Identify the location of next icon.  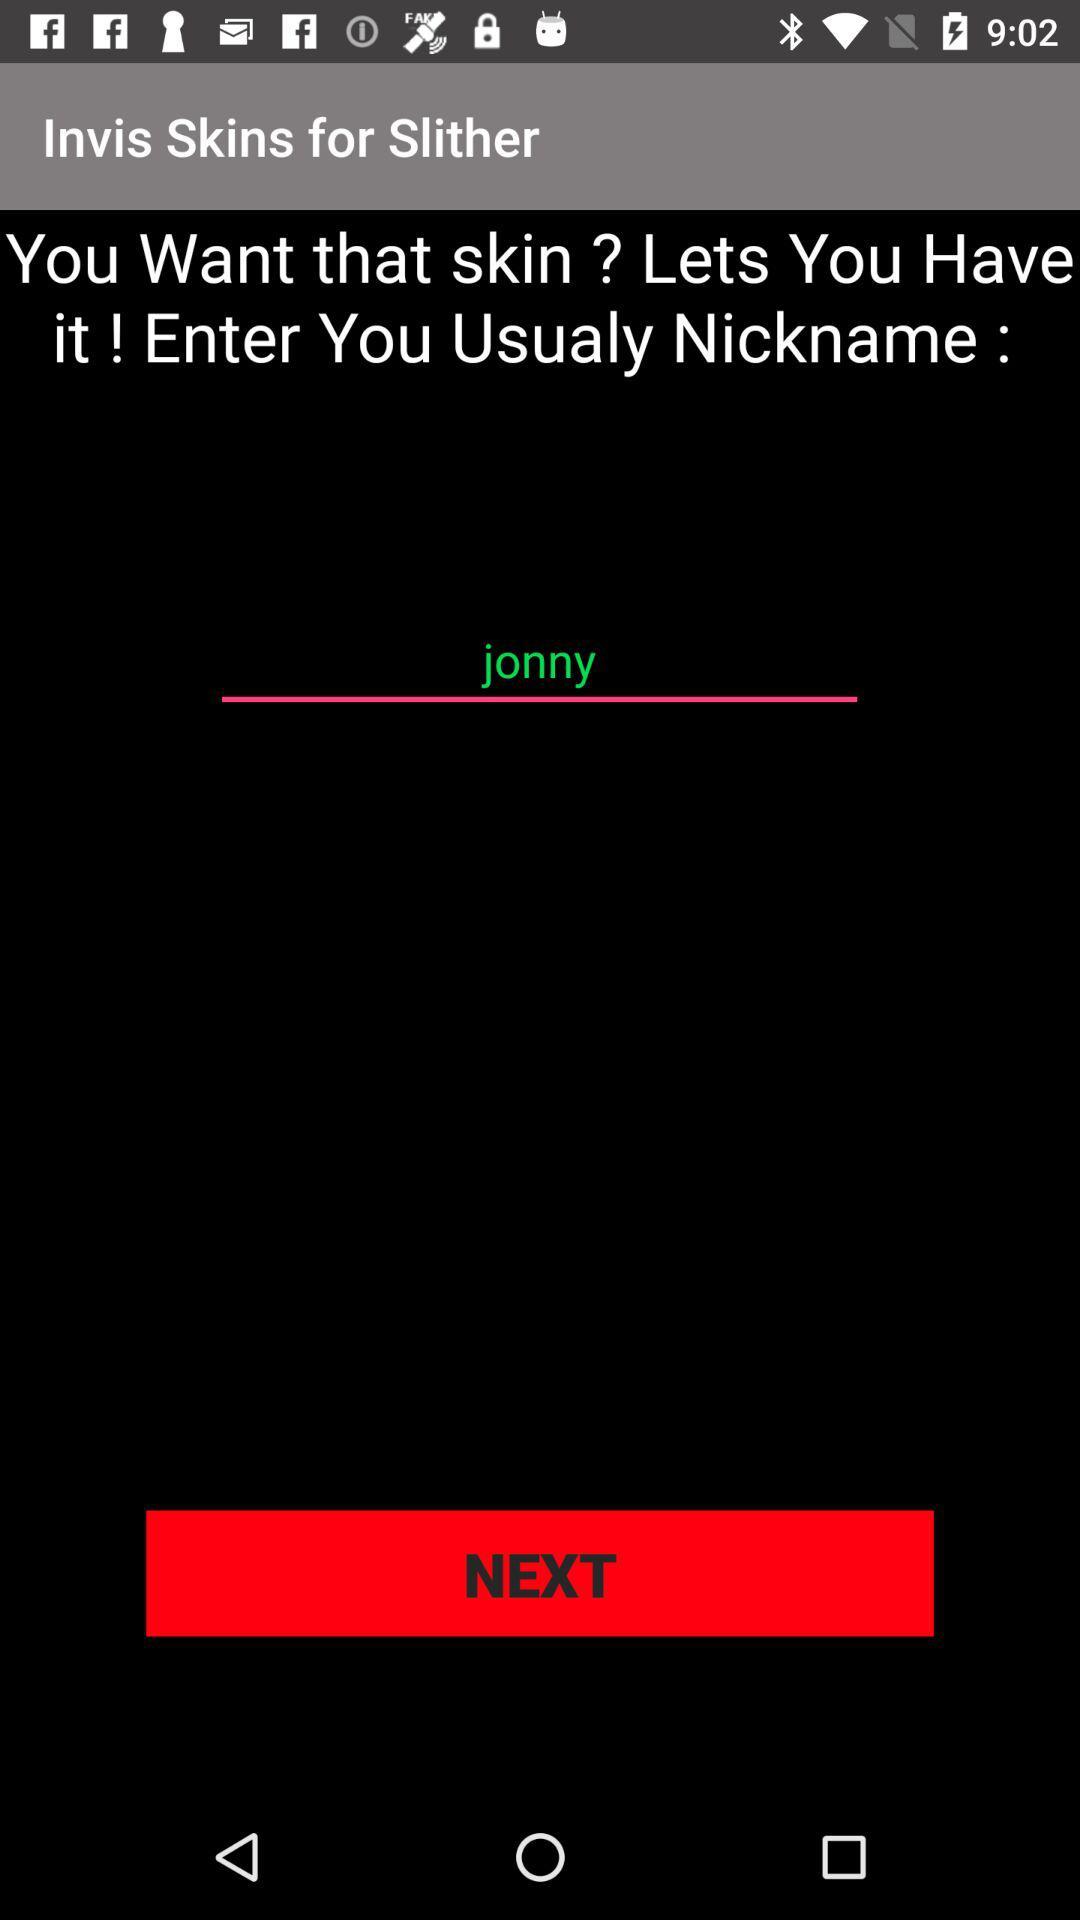
(540, 1572).